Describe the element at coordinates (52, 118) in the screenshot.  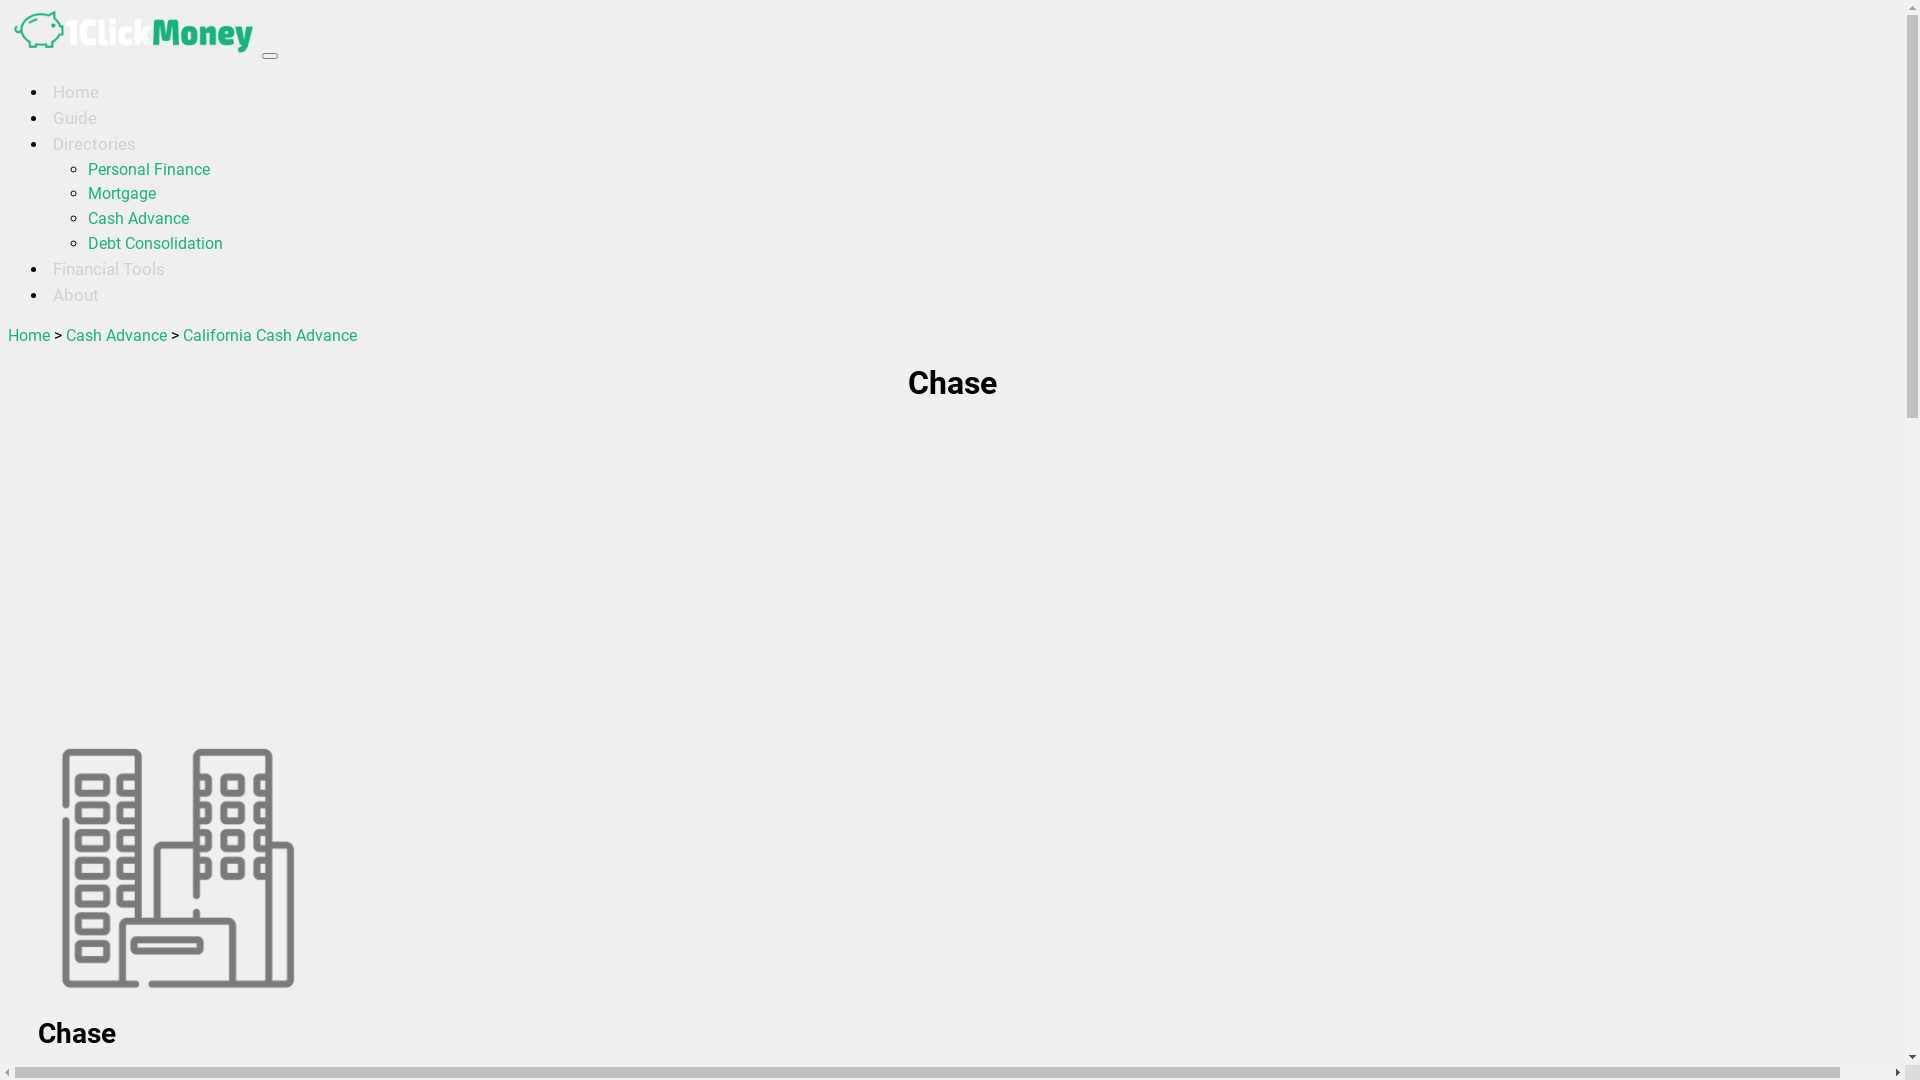
I see `'Guide'` at that location.